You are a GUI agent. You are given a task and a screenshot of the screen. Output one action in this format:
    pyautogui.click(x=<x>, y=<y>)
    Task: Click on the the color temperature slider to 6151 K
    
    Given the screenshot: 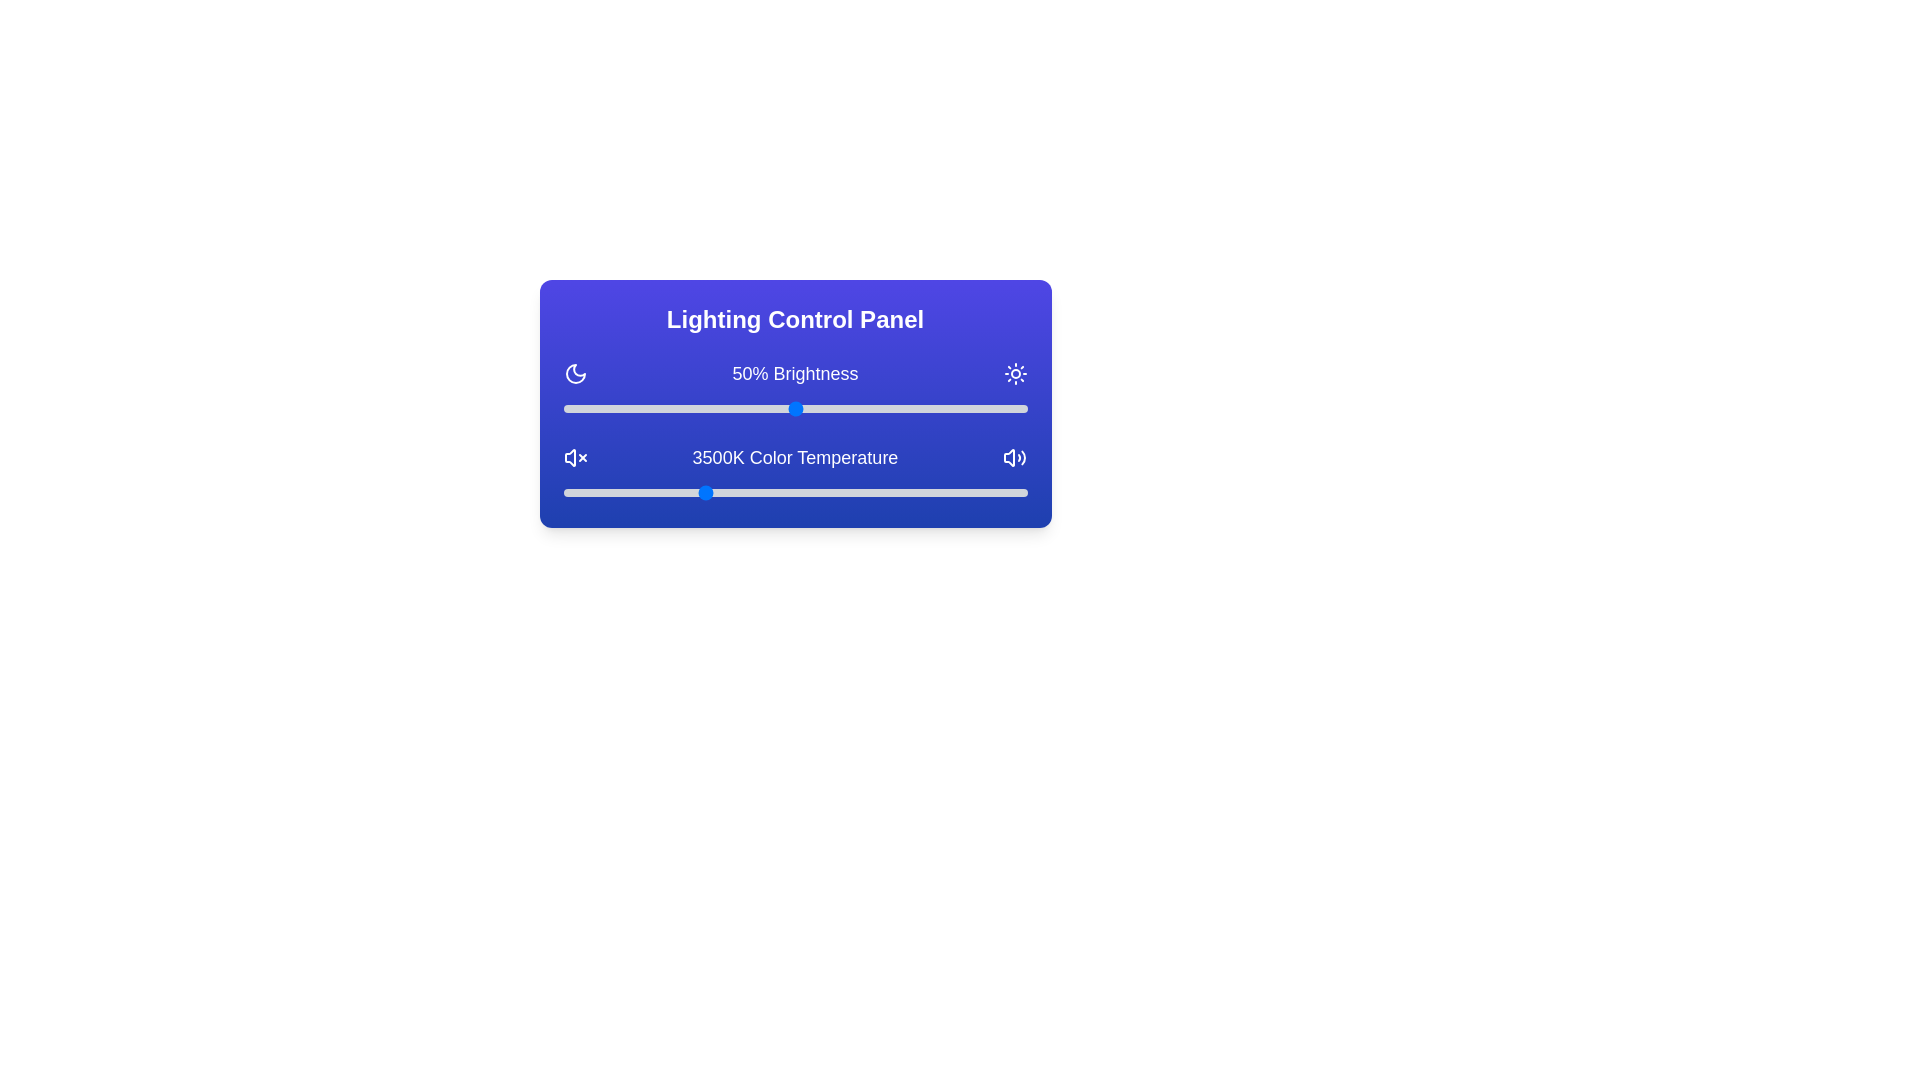 What is the action you would take?
    pyautogui.click(x=947, y=493)
    